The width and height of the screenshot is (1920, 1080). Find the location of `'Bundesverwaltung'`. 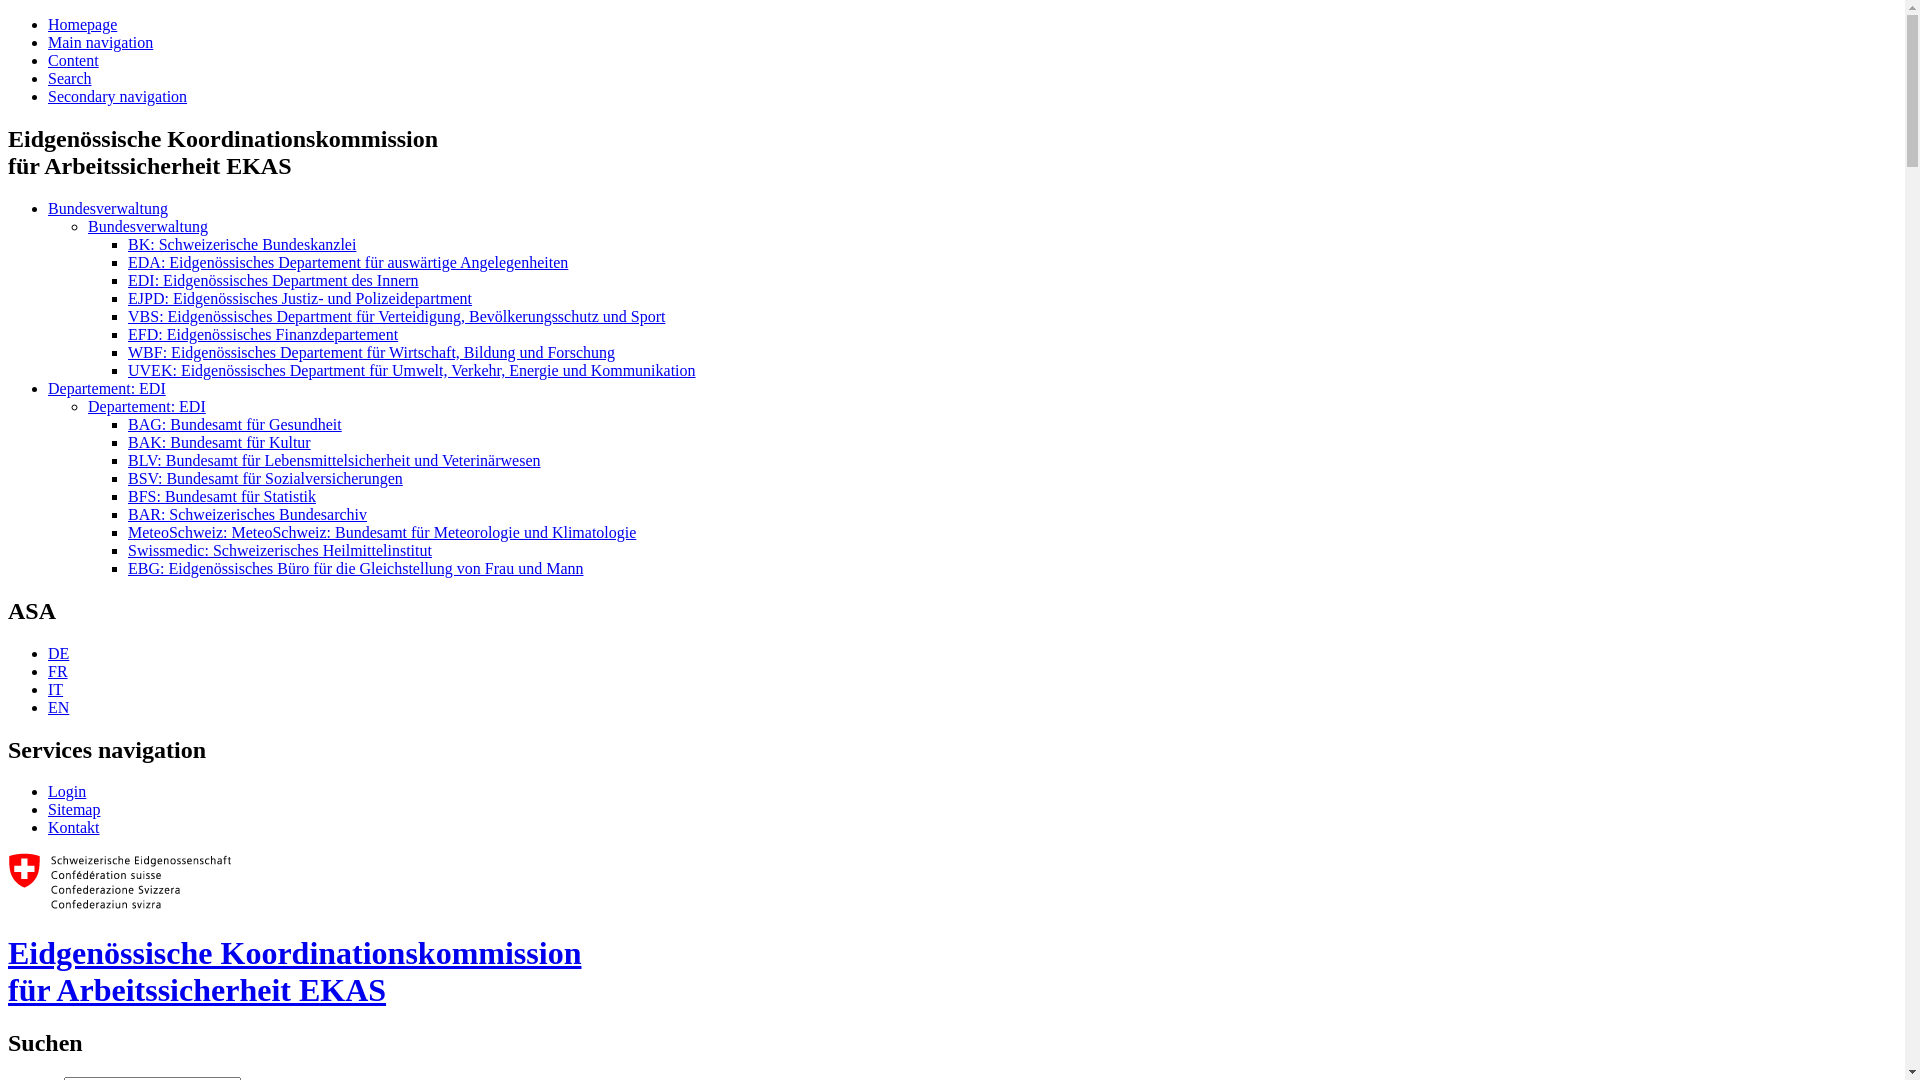

'Bundesverwaltung' is located at coordinates (106, 208).